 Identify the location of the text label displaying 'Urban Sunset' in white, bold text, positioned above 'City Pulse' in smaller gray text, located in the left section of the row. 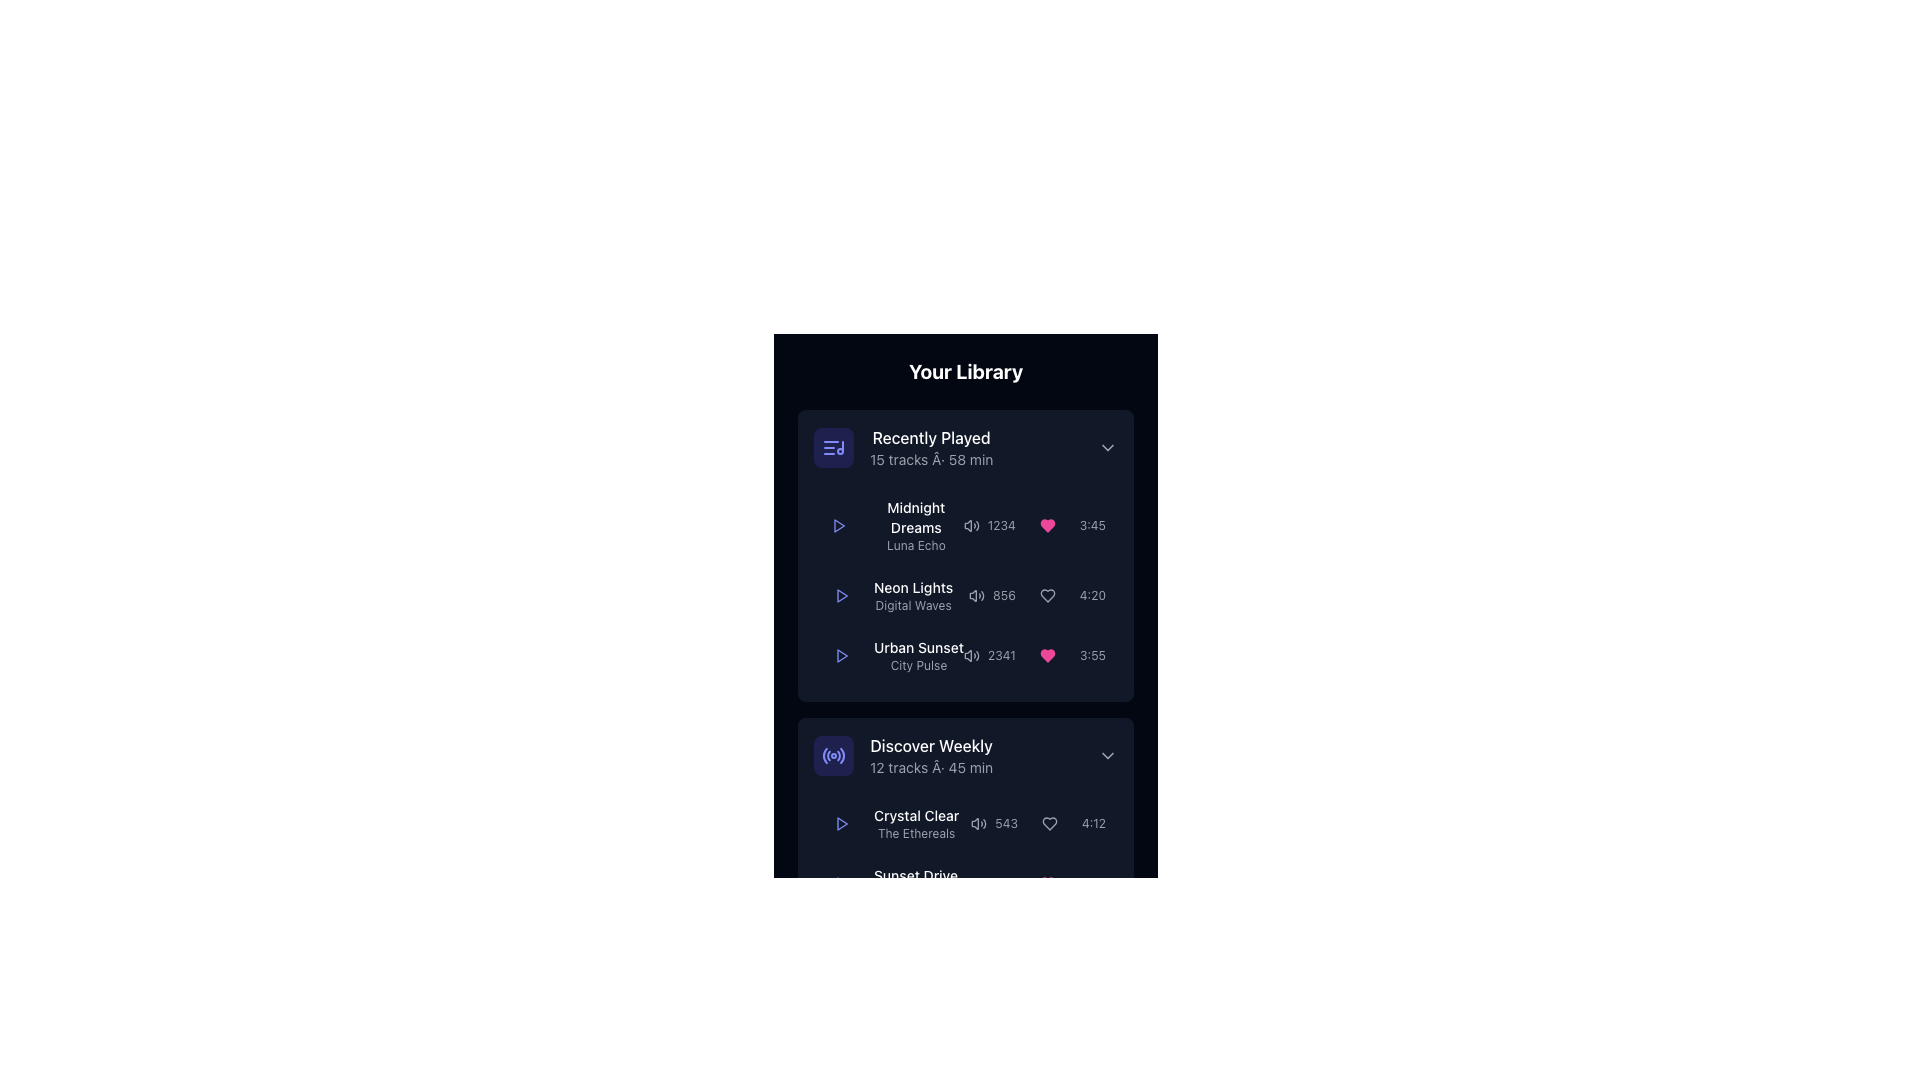
(893, 655).